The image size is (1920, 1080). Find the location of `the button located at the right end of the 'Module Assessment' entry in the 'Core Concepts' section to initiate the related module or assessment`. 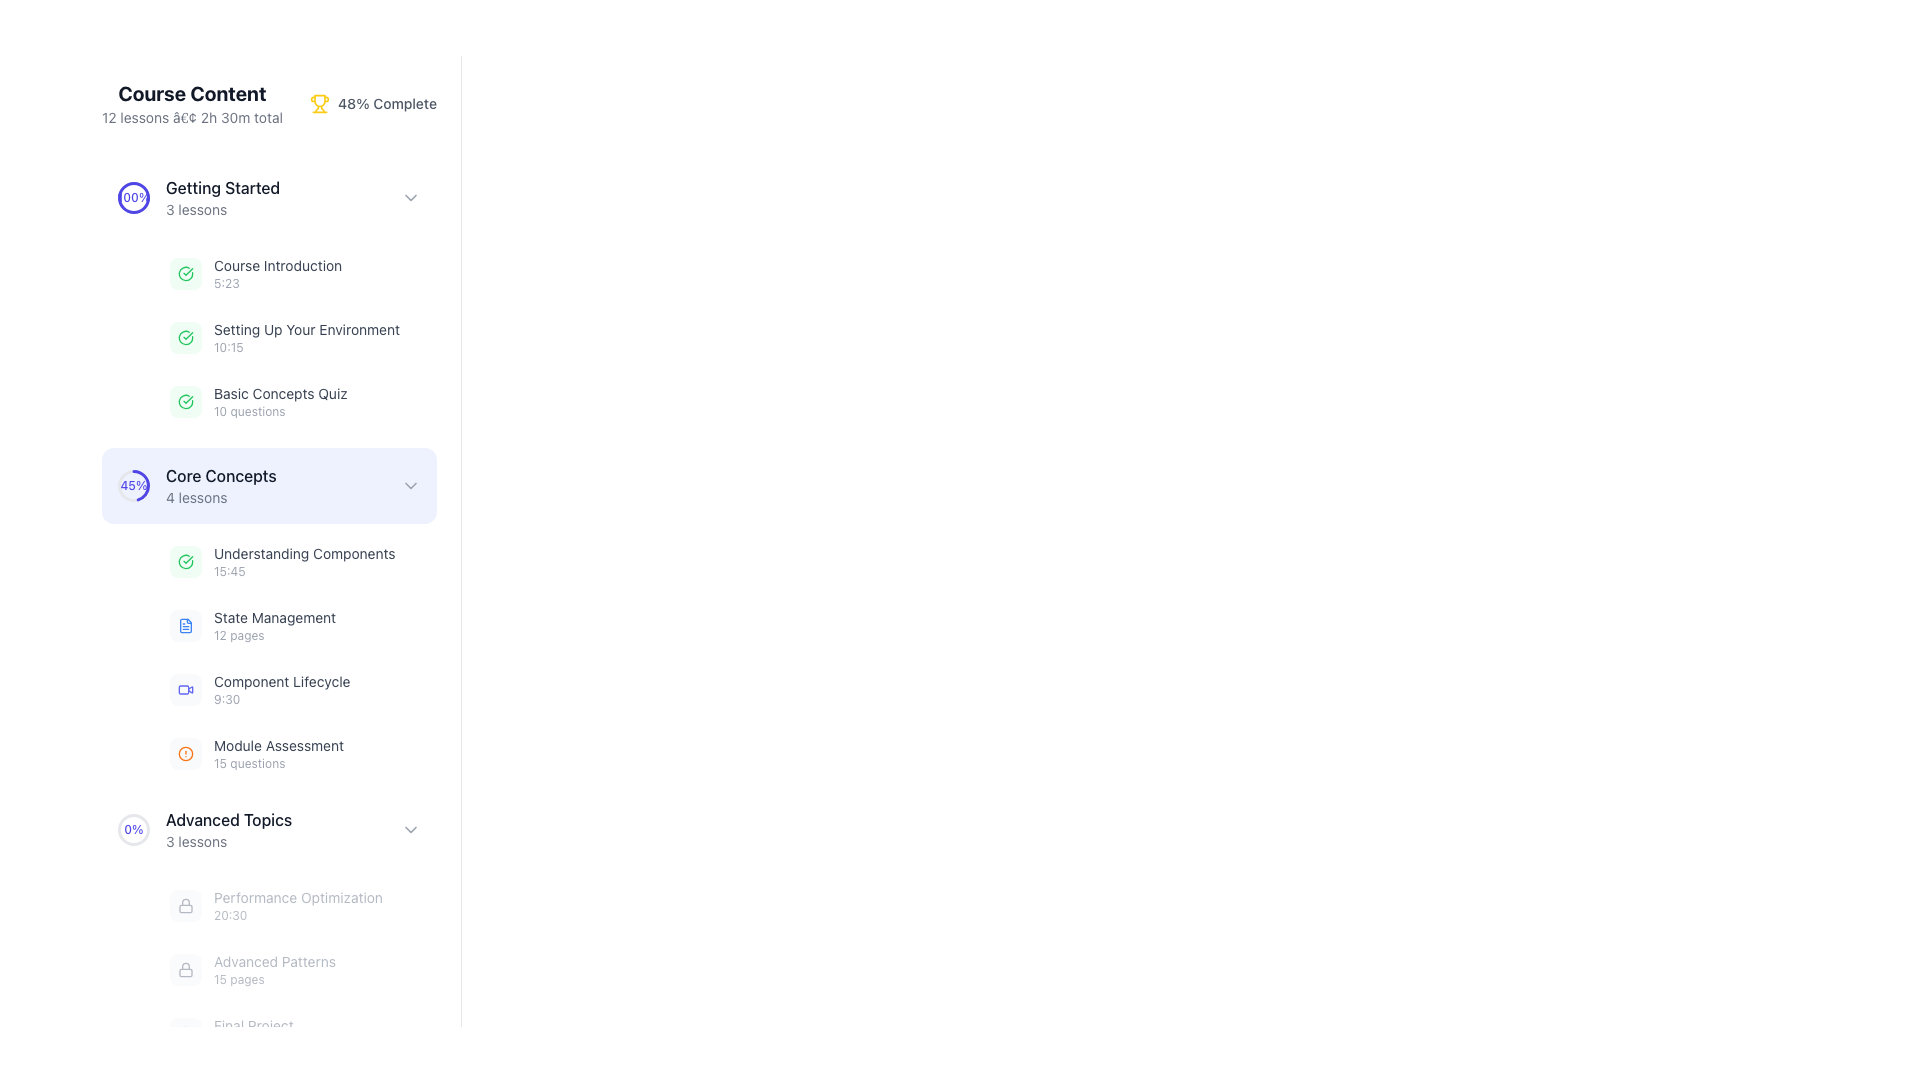

the button located at the right end of the 'Module Assessment' entry in the 'Core Concepts' section to initiate the related module or assessment is located at coordinates (407, 753).